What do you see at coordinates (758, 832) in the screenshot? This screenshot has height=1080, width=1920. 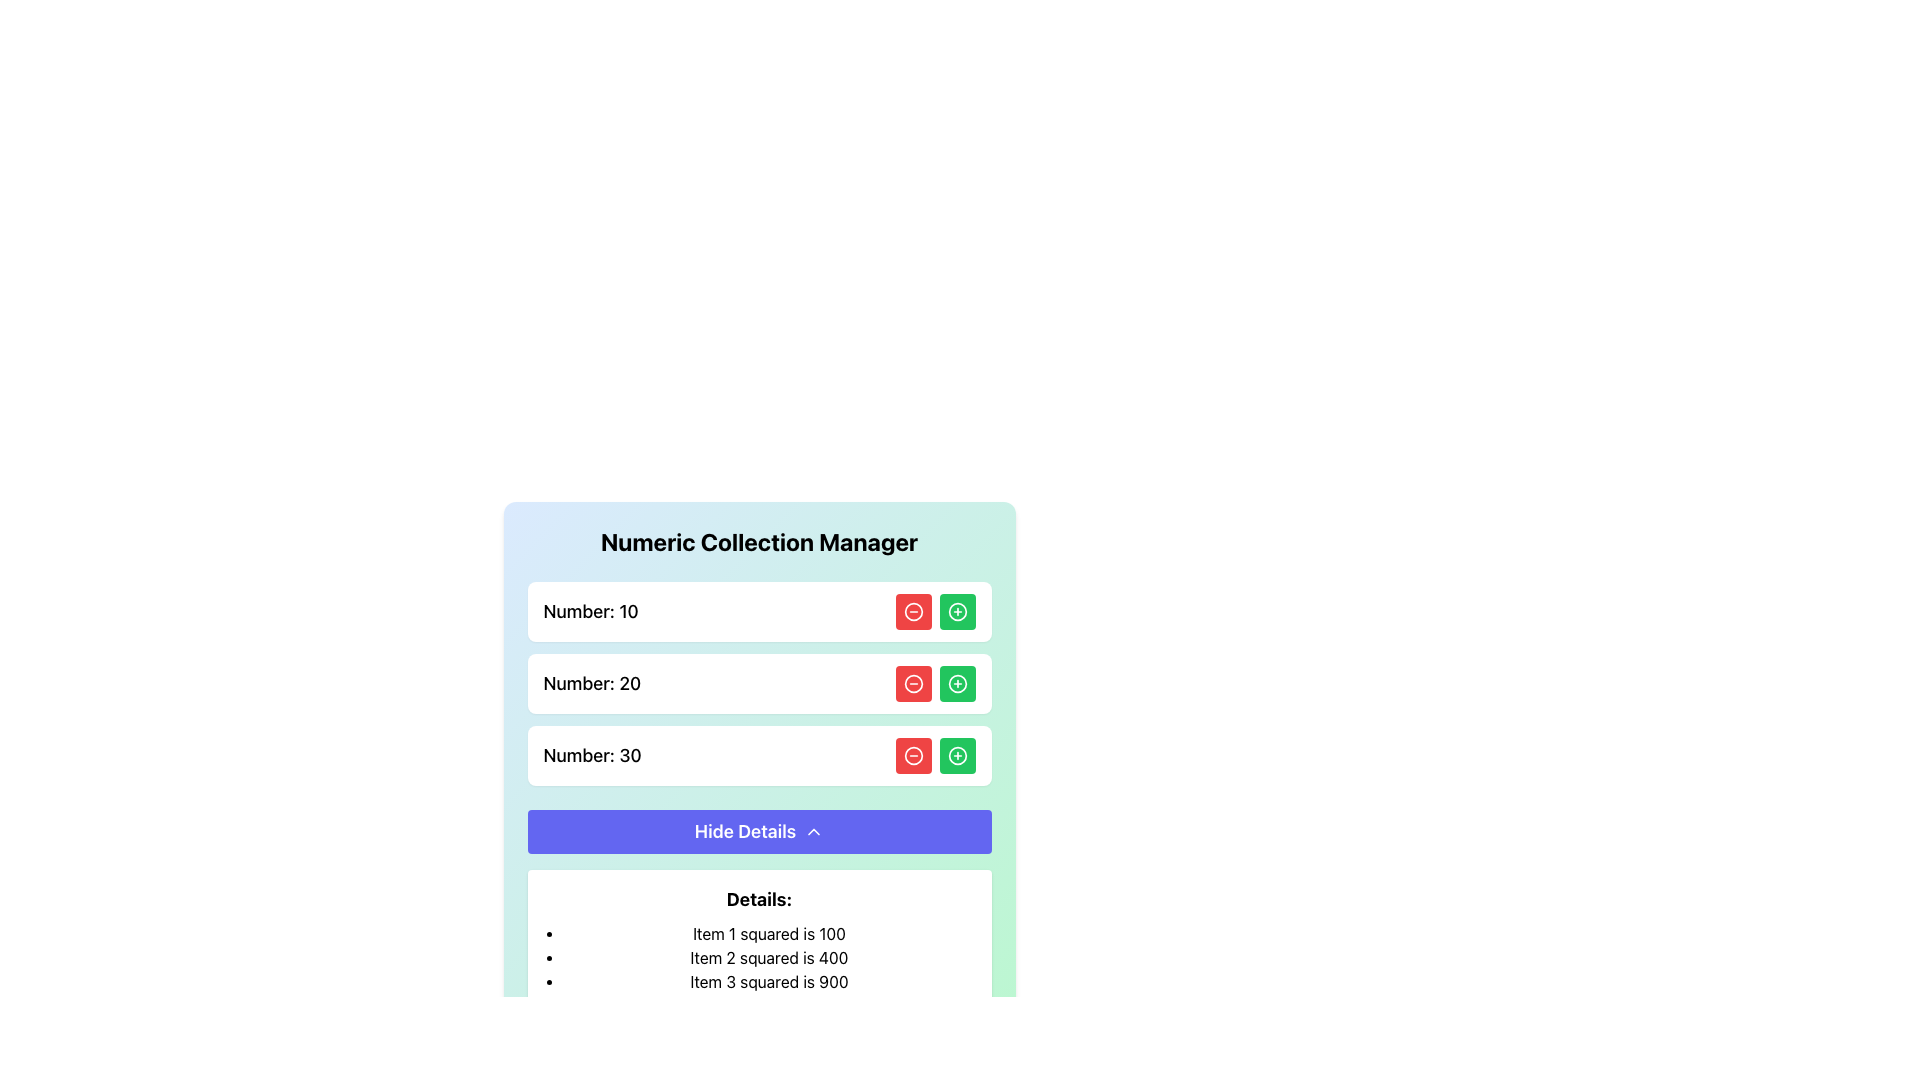 I see `the 'Hide Details' button with a bold blue background and white text` at bounding box center [758, 832].